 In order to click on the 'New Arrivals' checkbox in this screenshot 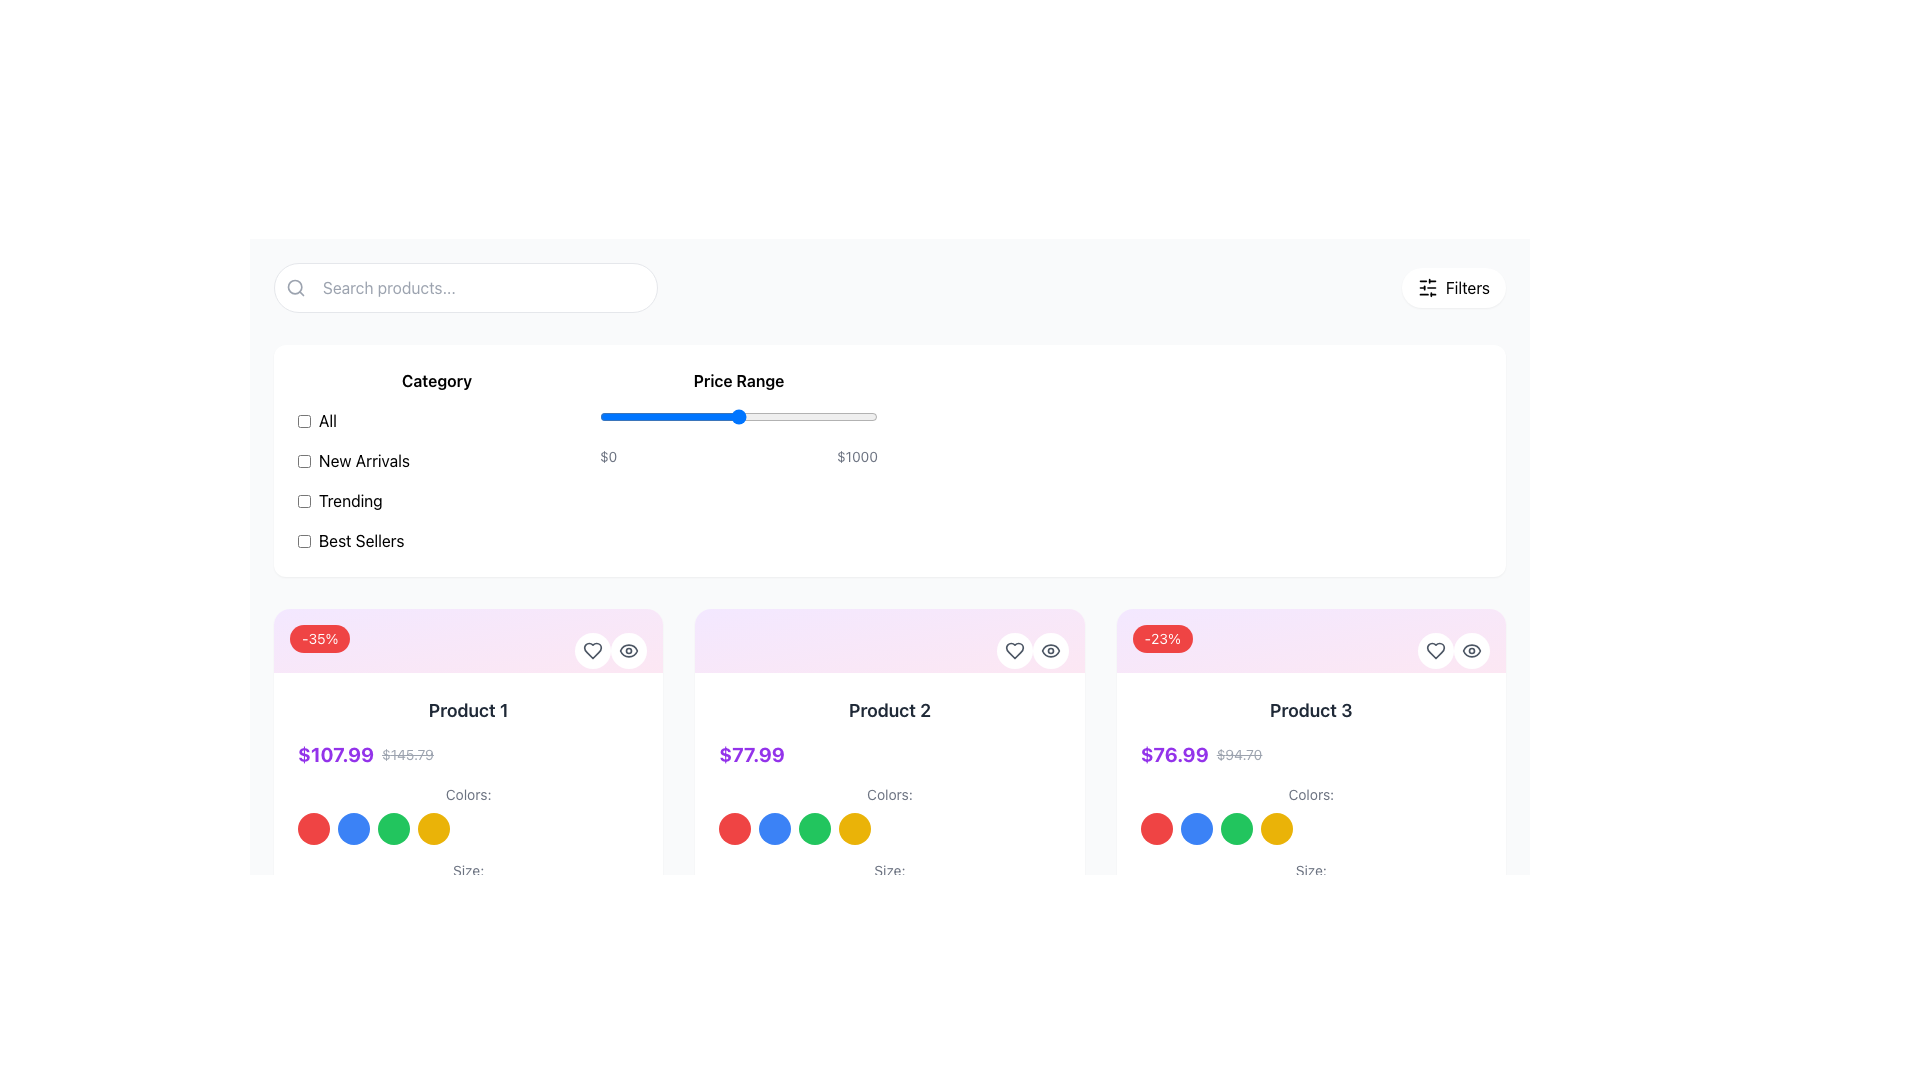, I will do `click(435, 461)`.